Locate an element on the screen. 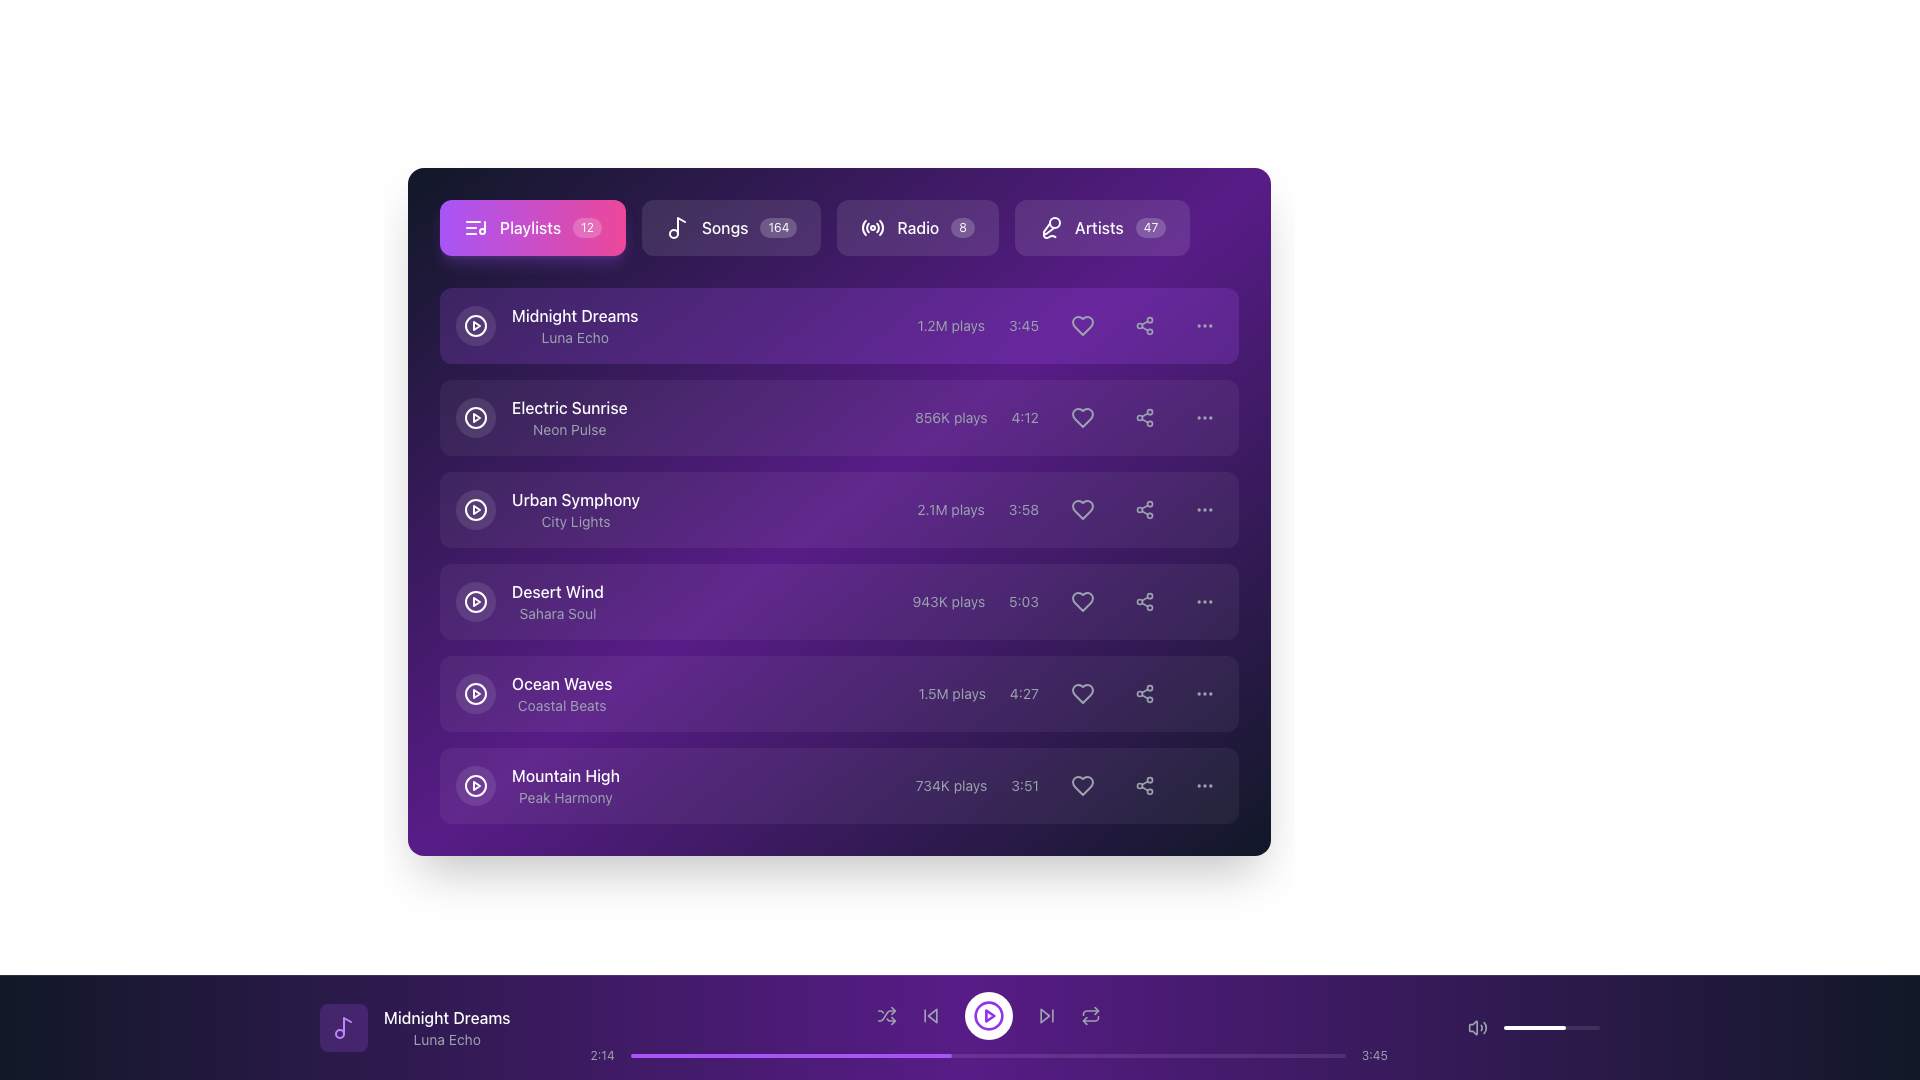 The image size is (1920, 1080). the Text label displaying the artist or contributor name associated with the currently playing track, positioned in the footer section beneath 'Midnight Dreams.' is located at coordinates (446, 1039).